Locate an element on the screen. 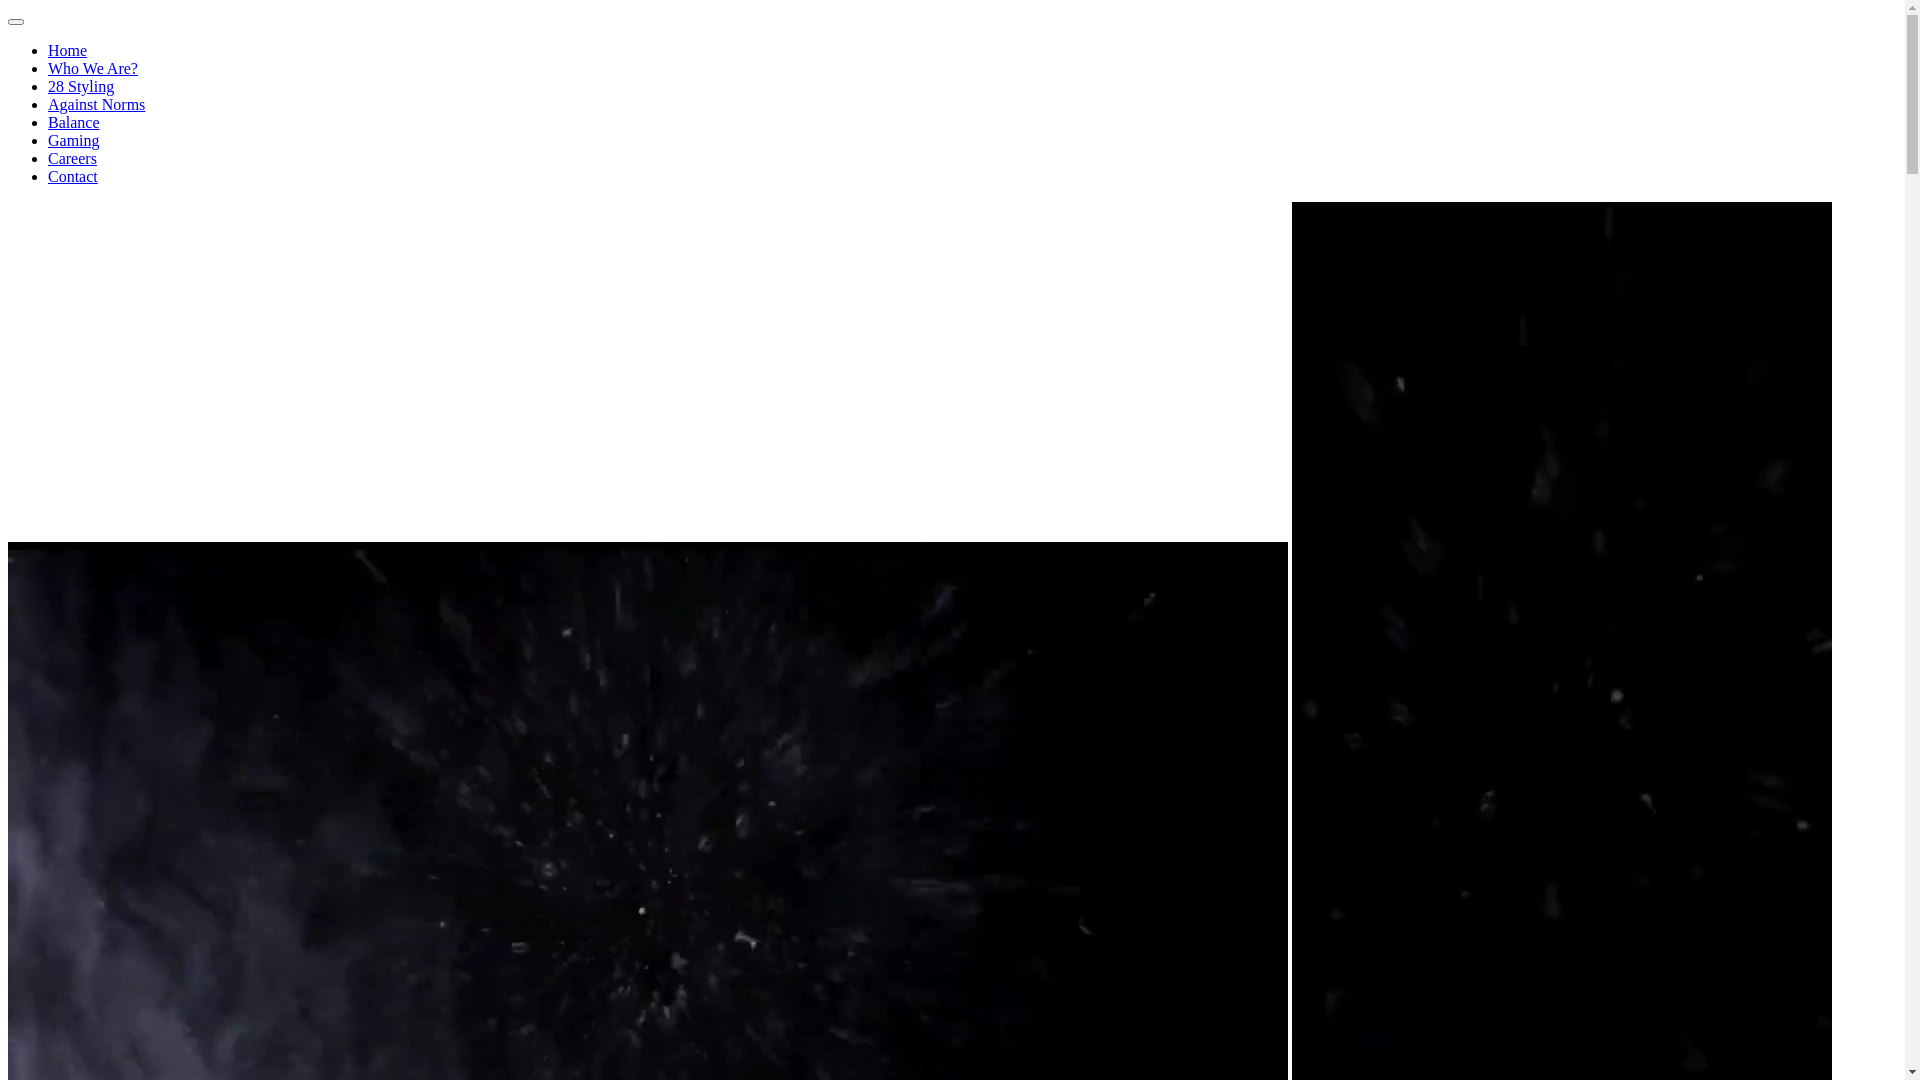 This screenshot has width=1920, height=1080. 'Home' is located at coordinates (67, 49).